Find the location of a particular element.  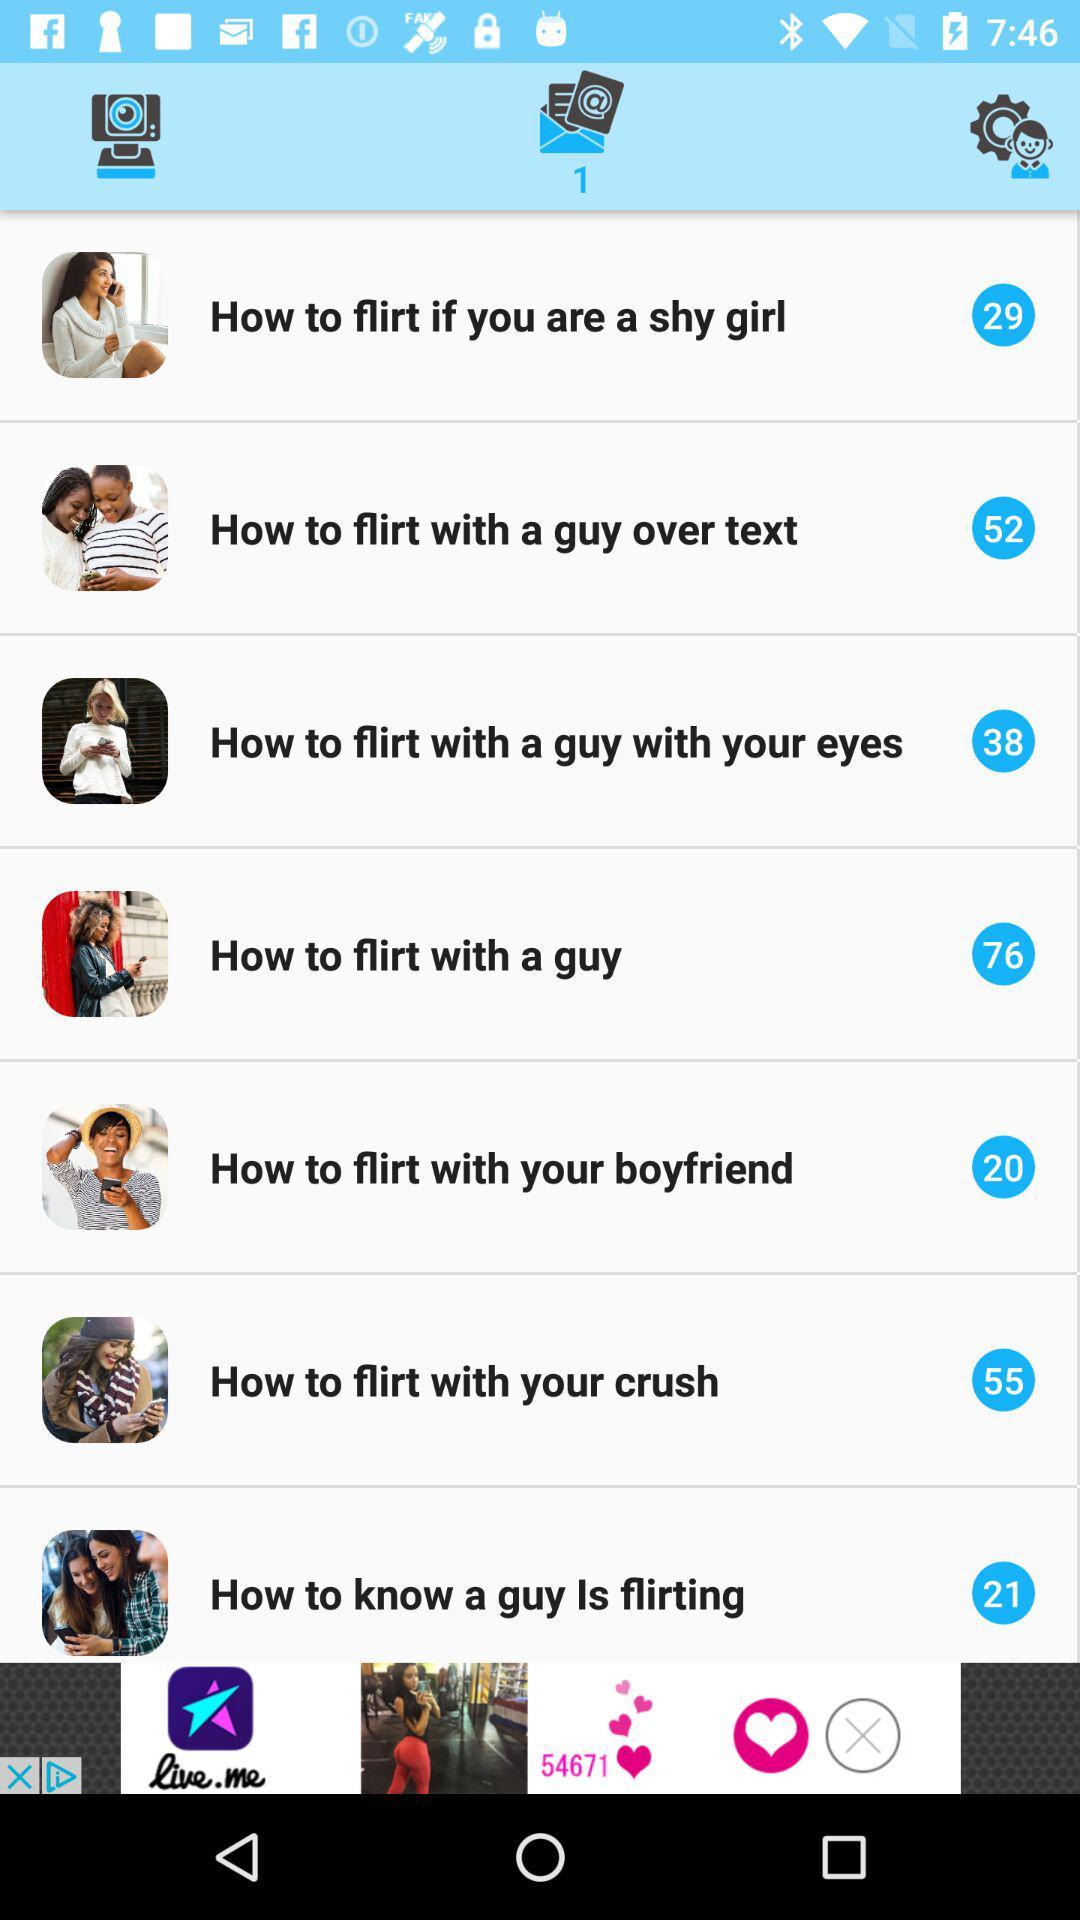

the message option which is on the top of the page is located at coordinates (582, 135).